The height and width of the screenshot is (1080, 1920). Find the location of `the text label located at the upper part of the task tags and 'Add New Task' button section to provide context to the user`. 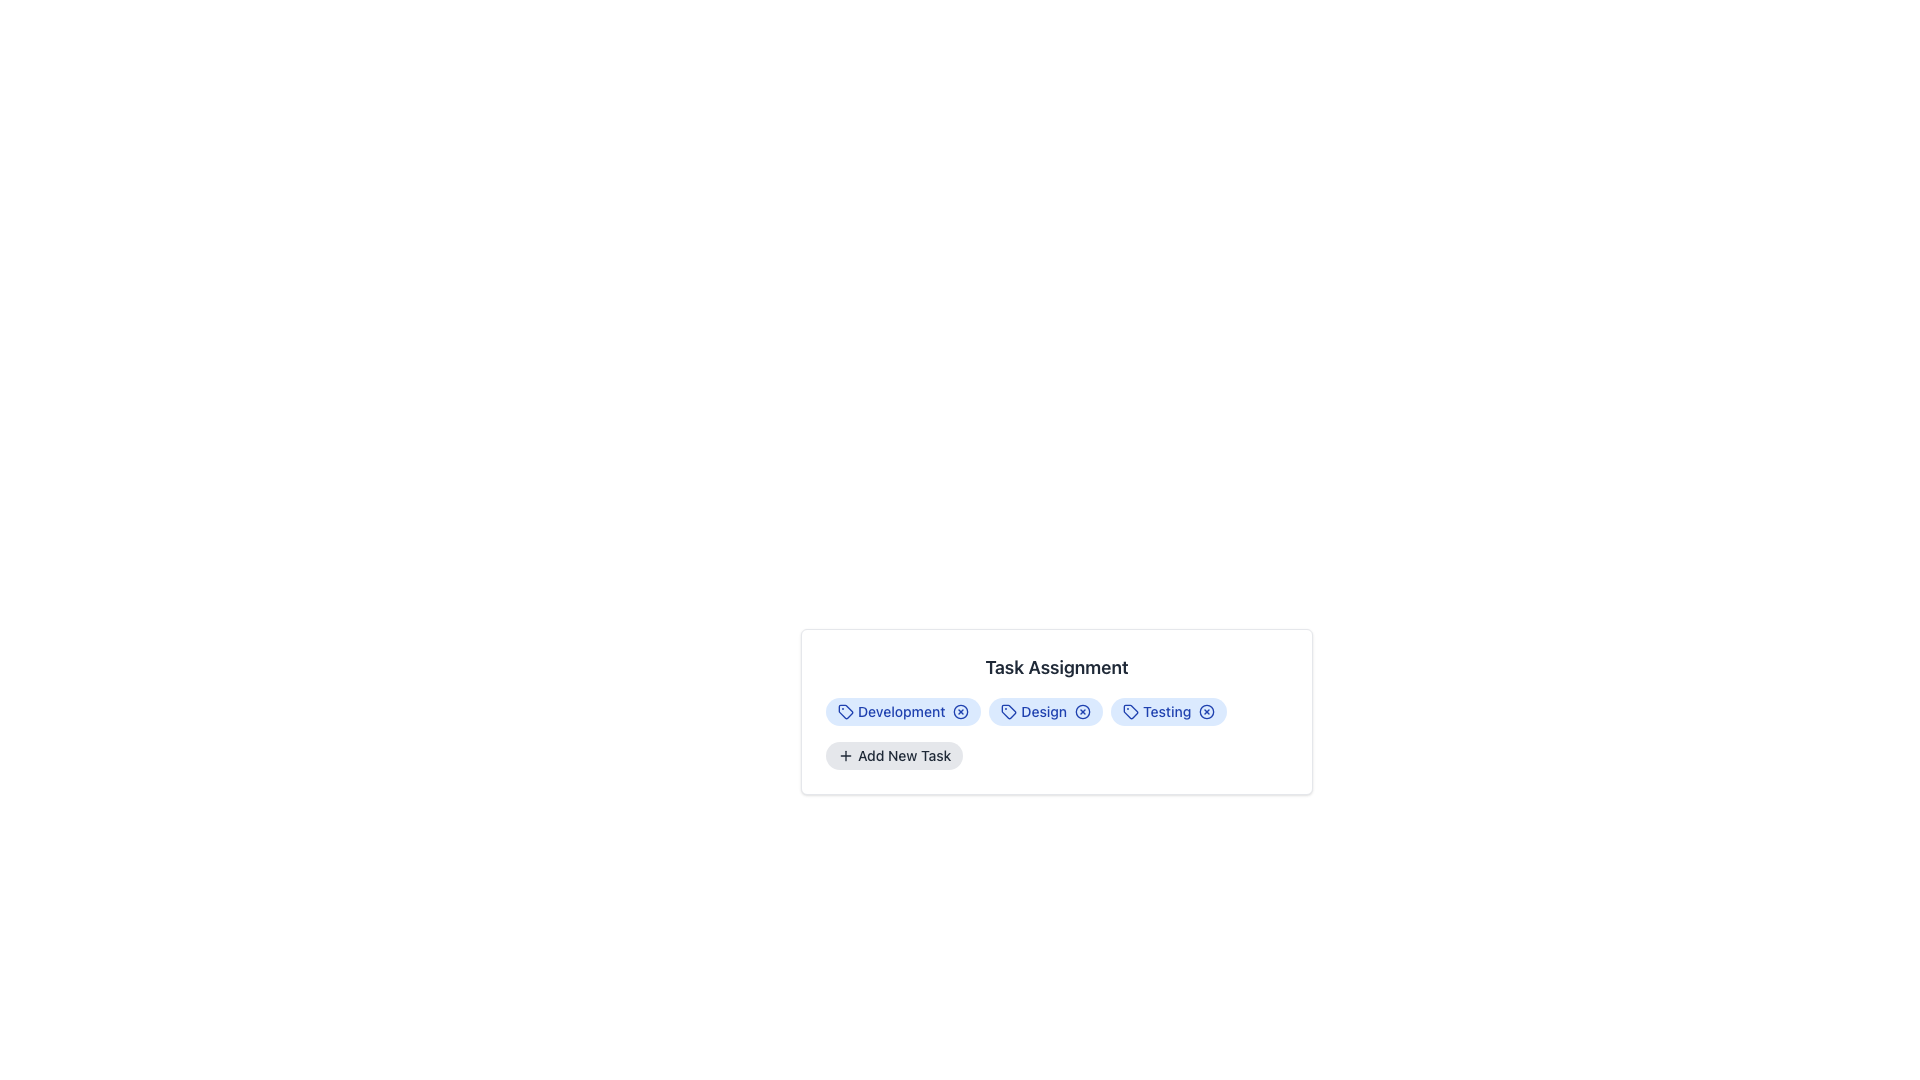

the text label located at the upper part of the task tags and 'Add New Task' button section to provide context to the user is located at coordinates (1055, 667).